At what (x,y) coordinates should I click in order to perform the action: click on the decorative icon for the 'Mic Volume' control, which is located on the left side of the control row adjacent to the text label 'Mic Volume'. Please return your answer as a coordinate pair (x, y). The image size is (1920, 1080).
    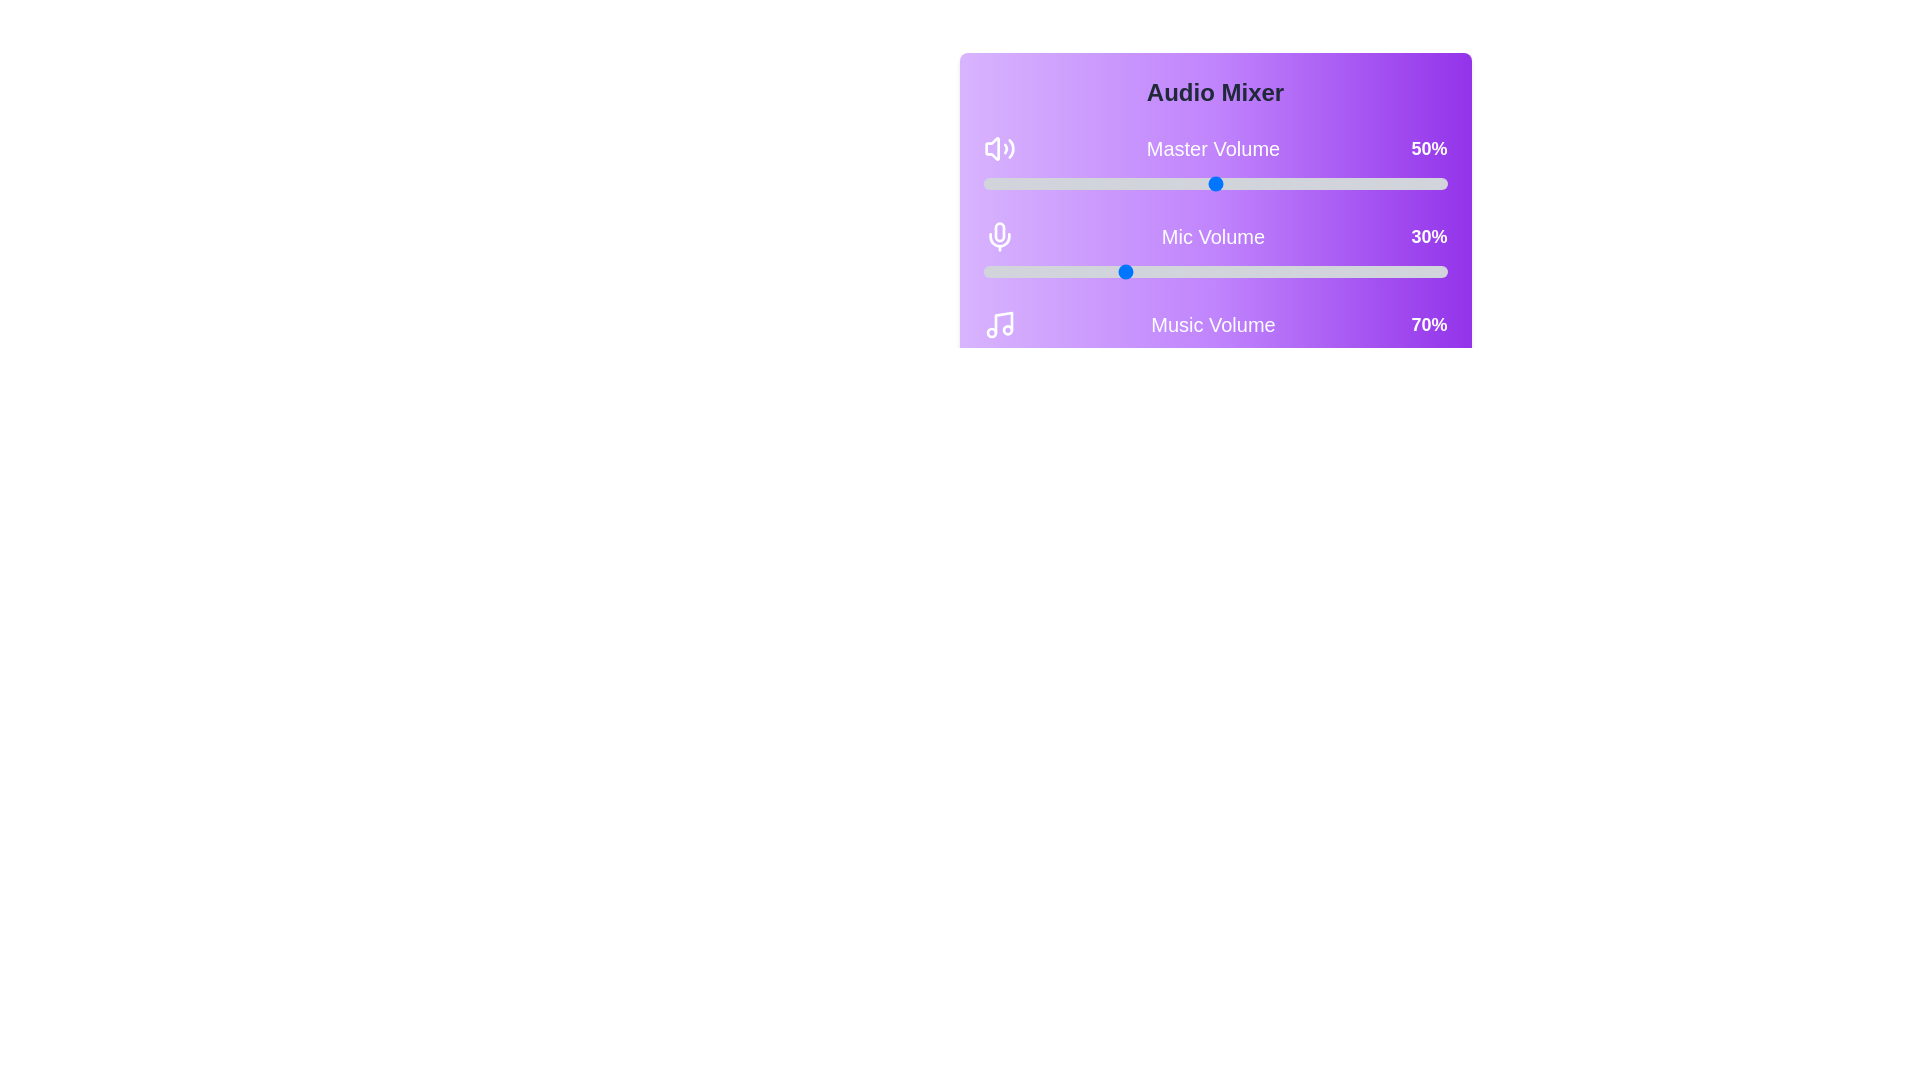
    Looking at the image, I should click on (999, 235).